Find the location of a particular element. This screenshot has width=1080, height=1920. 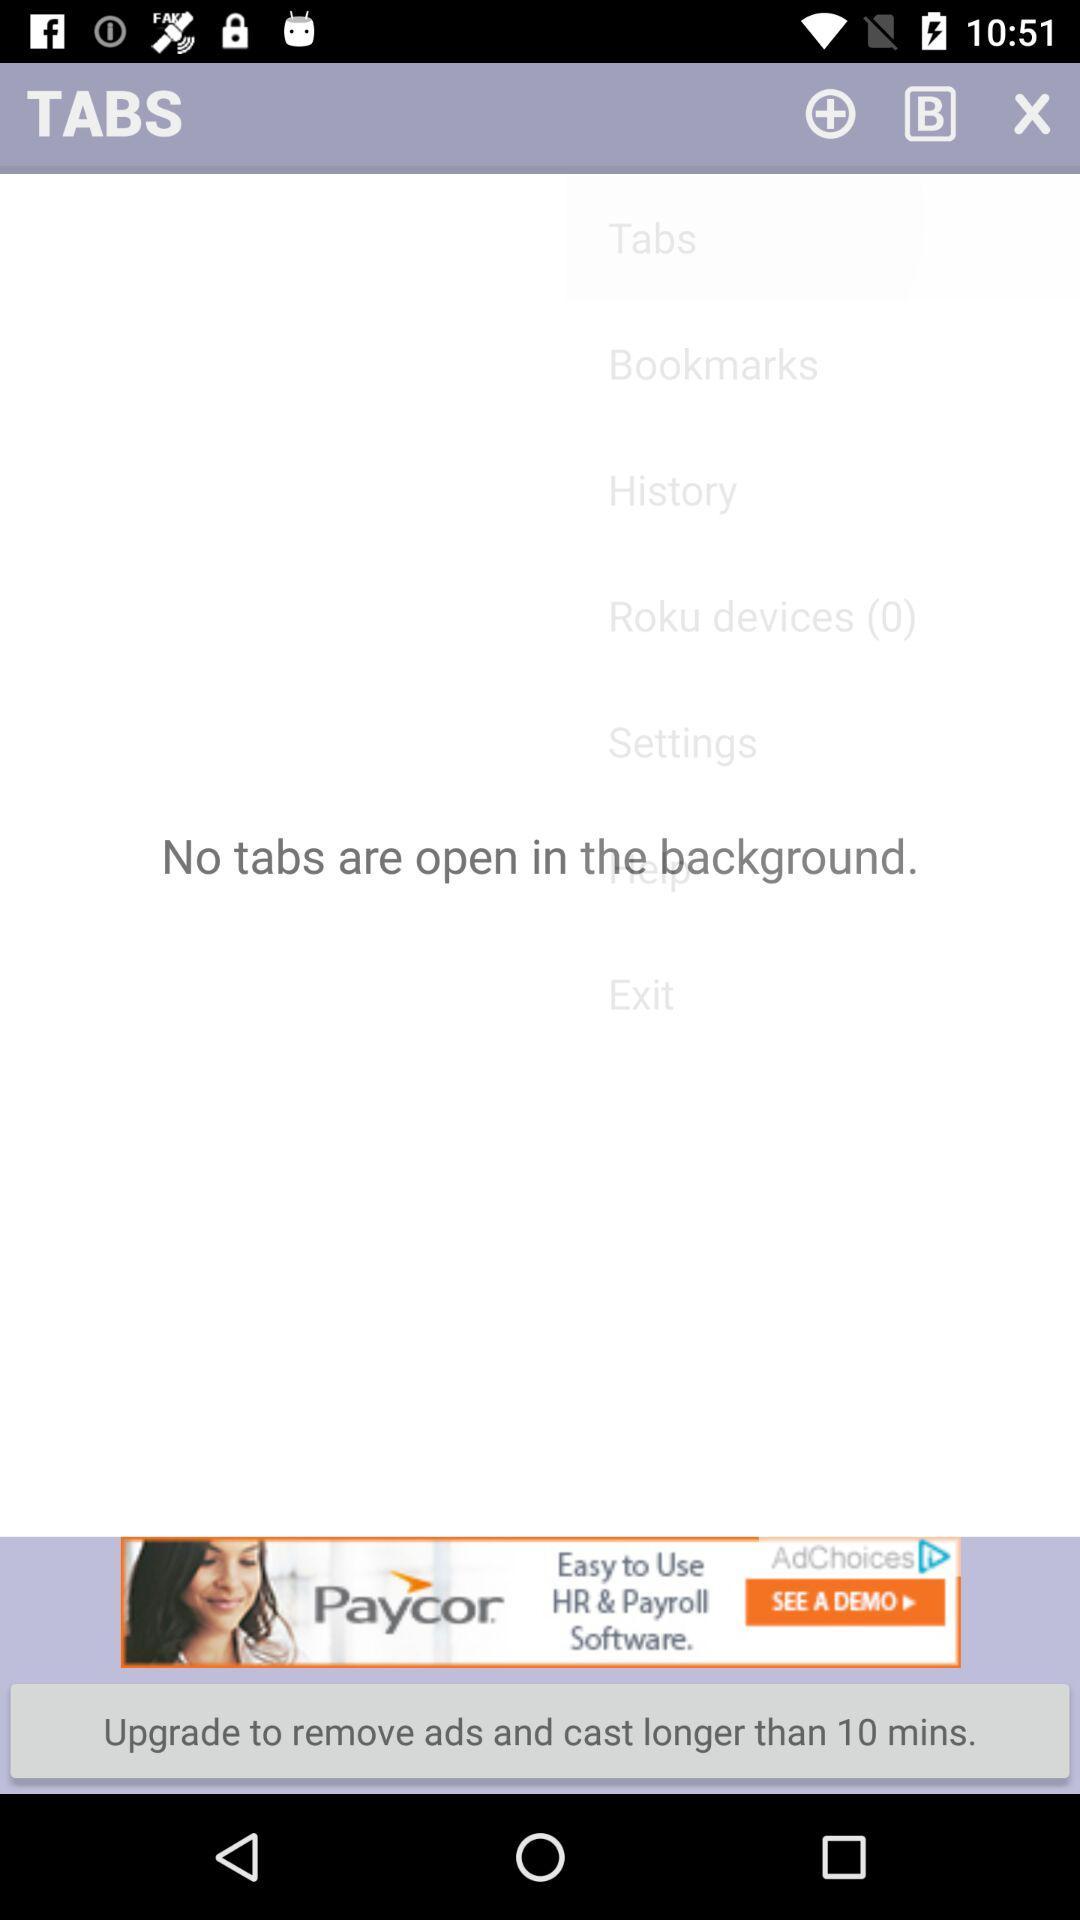

tab is located at coordinates (830, 111).